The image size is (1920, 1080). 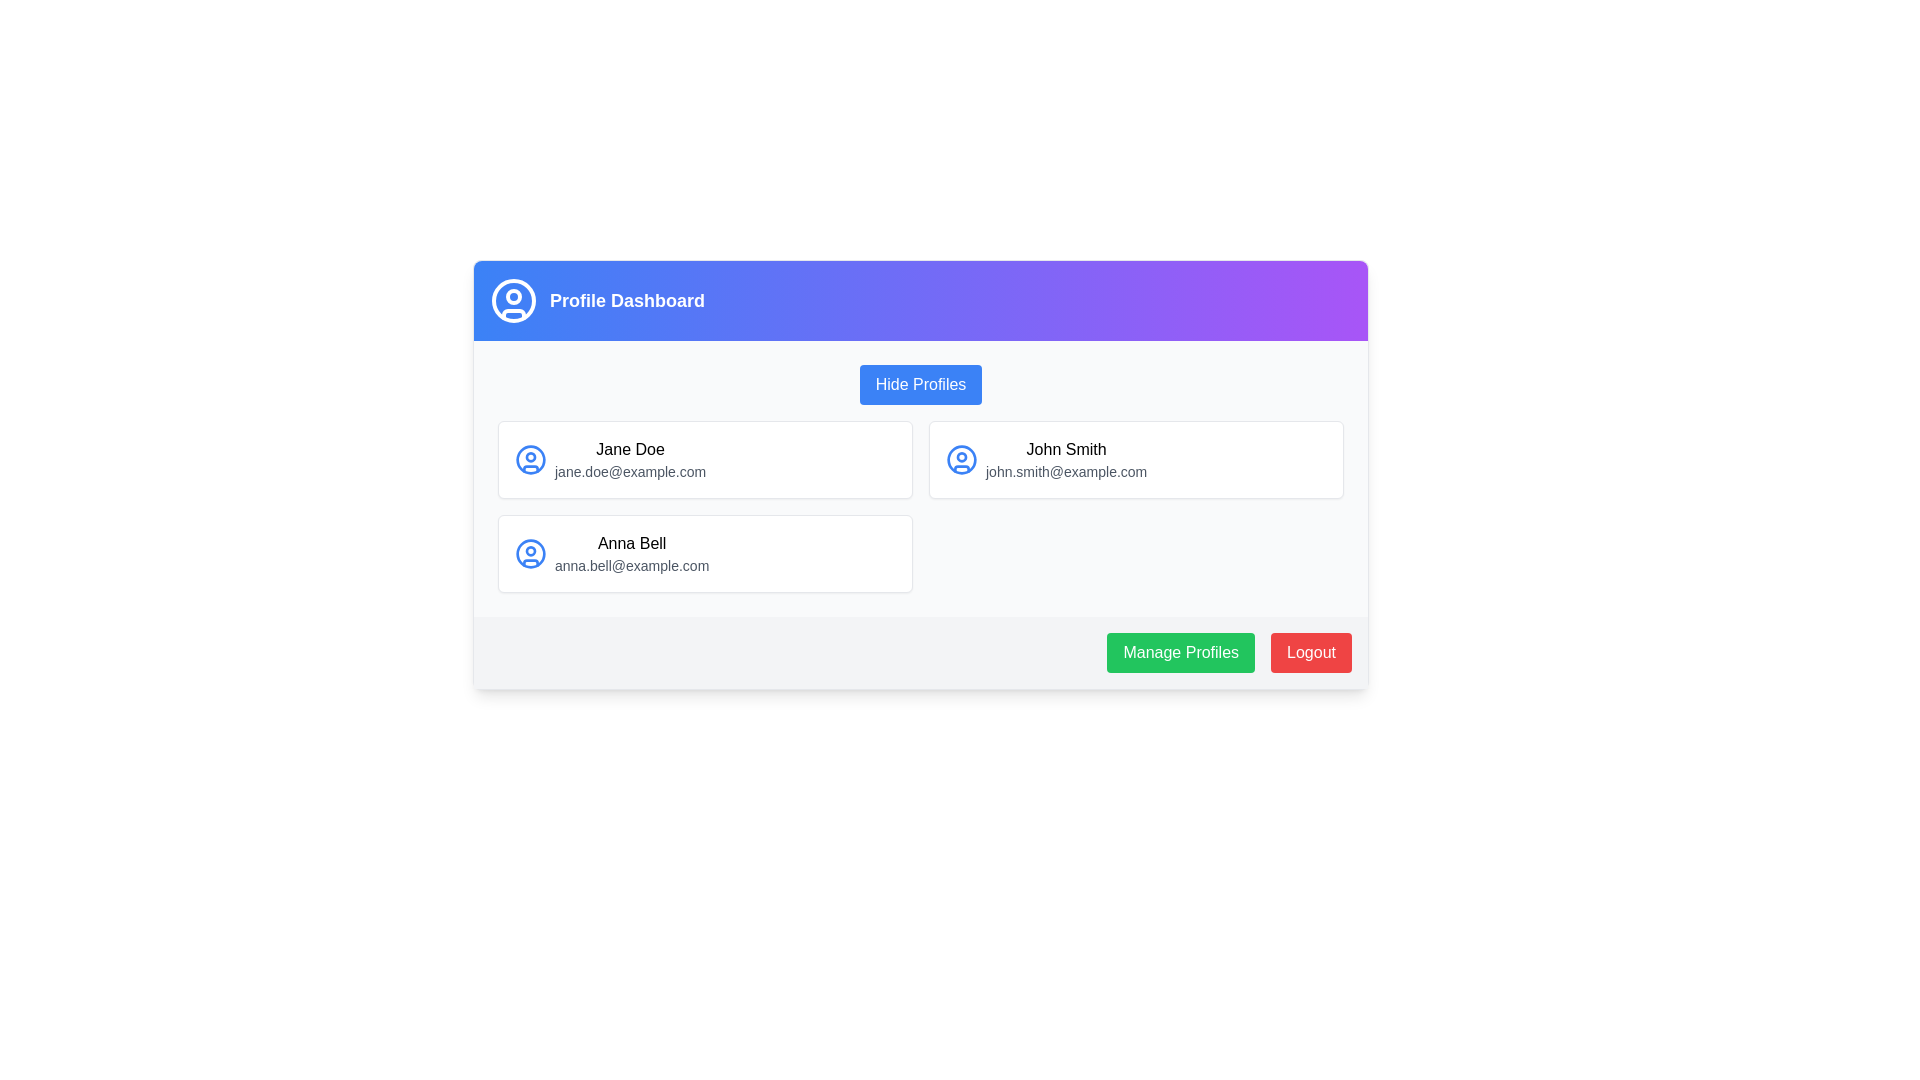 I want to click on the circular blue user profile icon located at the top-left corner of the white card section containing John Smith's profile, so click(x=961, y=459).